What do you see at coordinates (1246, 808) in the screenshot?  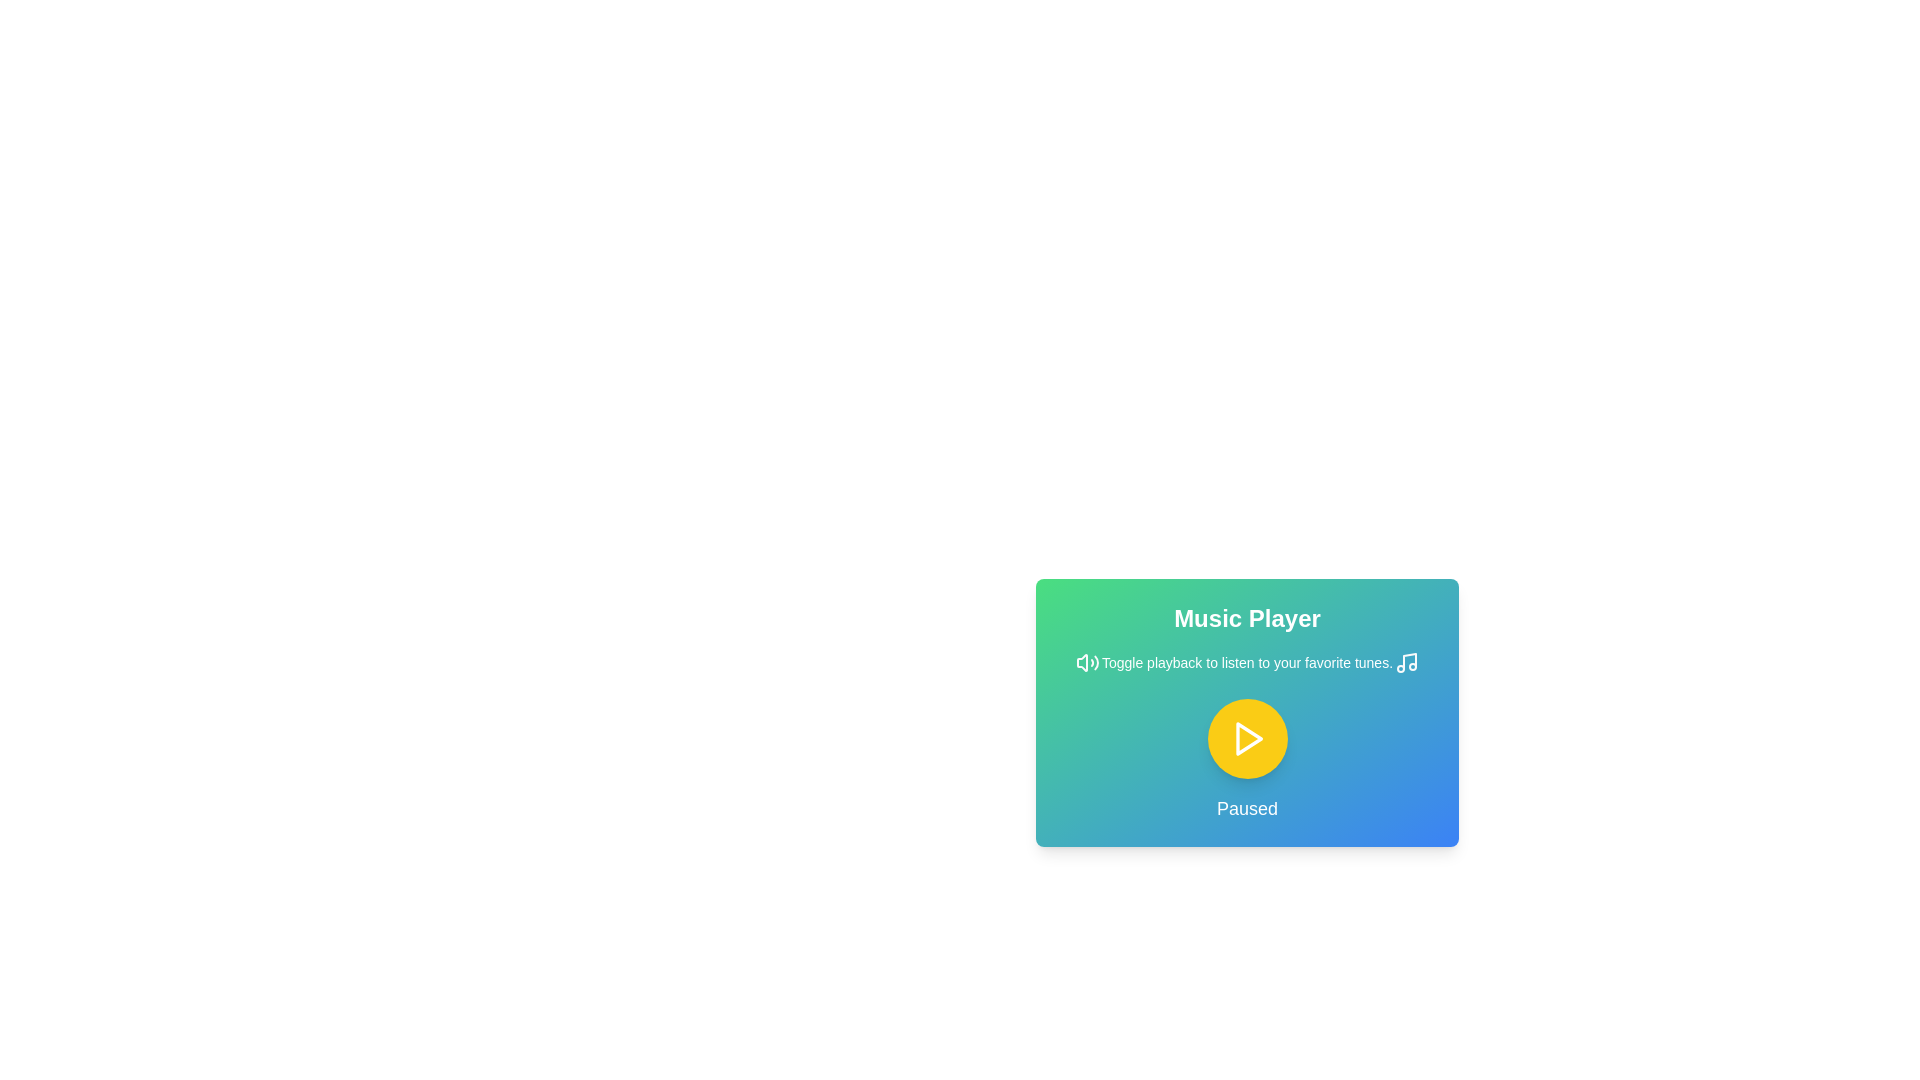 I see `the 'Paused' text label, which is styled in a medium font size and white color, located at the bottom center of the multimedia control card layout beneath the yellow play icon` at bounding box center [1246, 808].